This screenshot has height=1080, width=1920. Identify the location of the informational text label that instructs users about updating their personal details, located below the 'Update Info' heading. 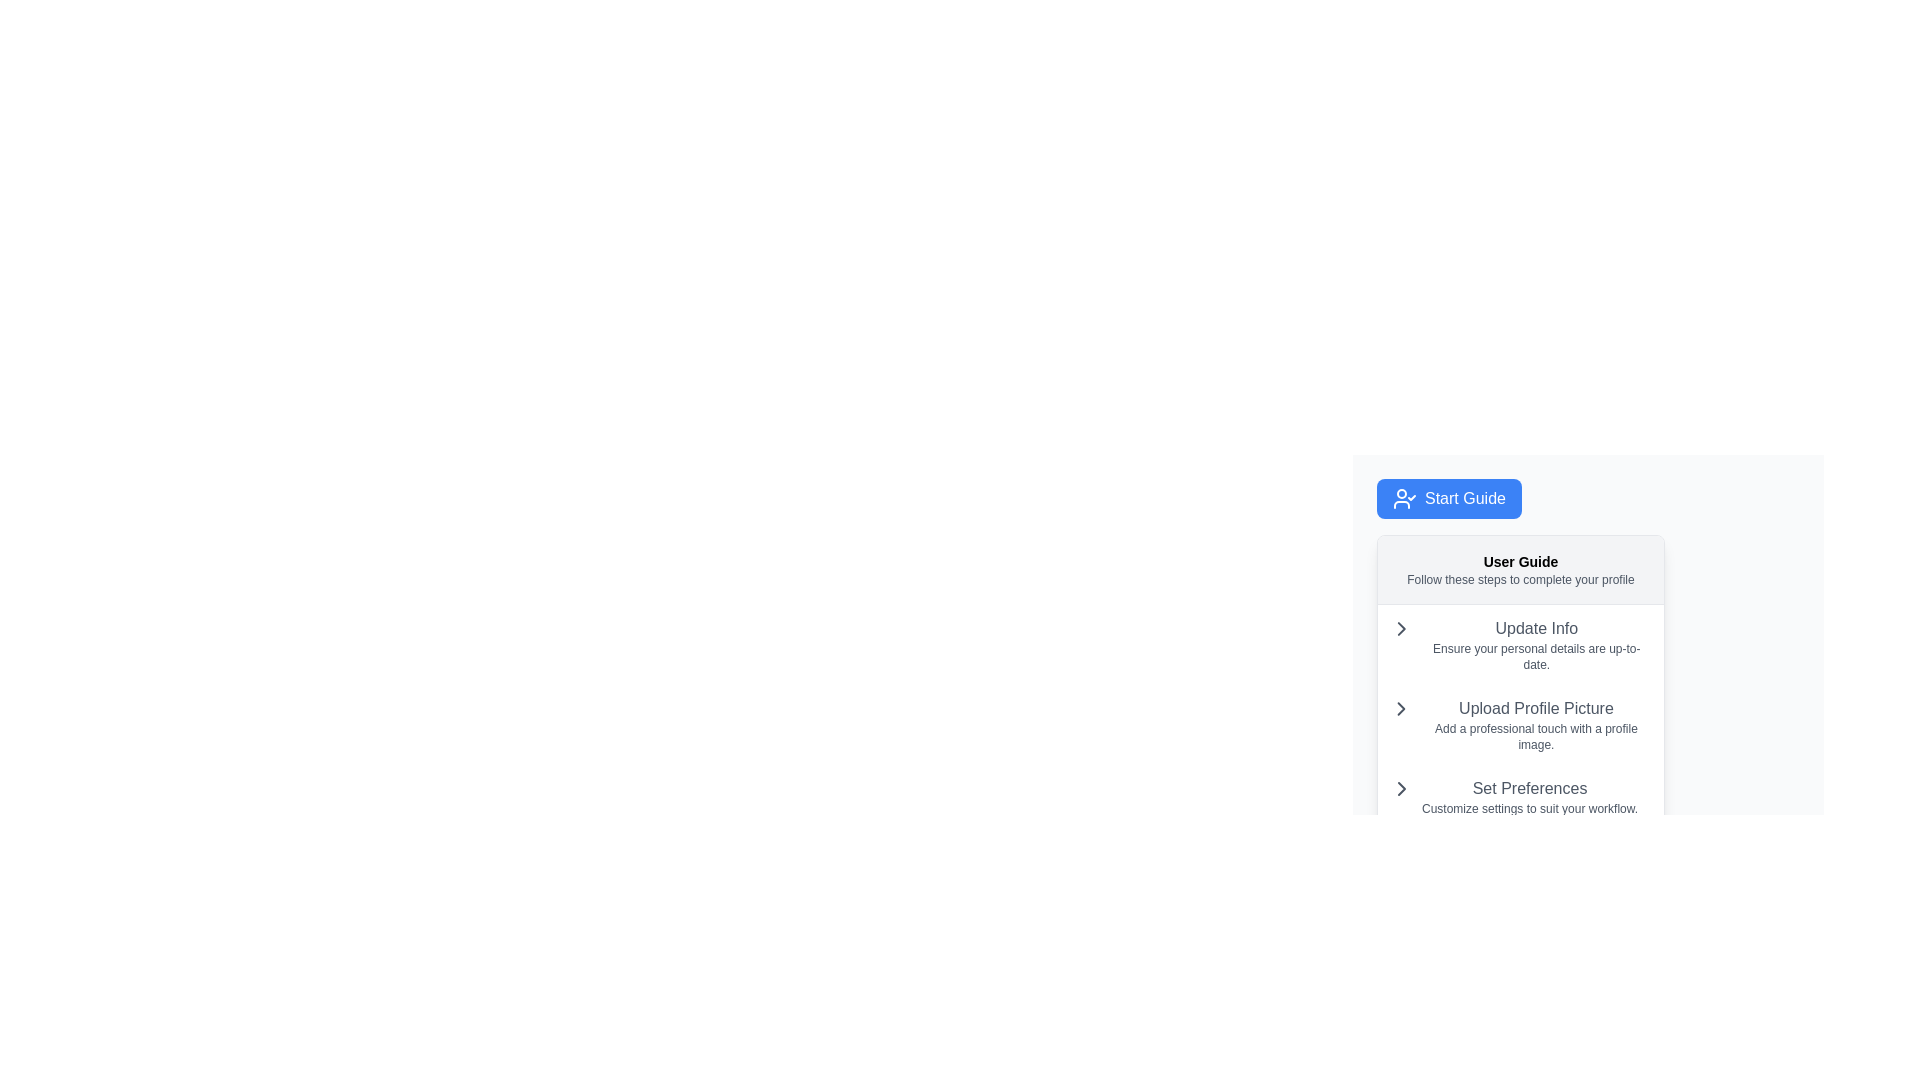
(1535, 656).